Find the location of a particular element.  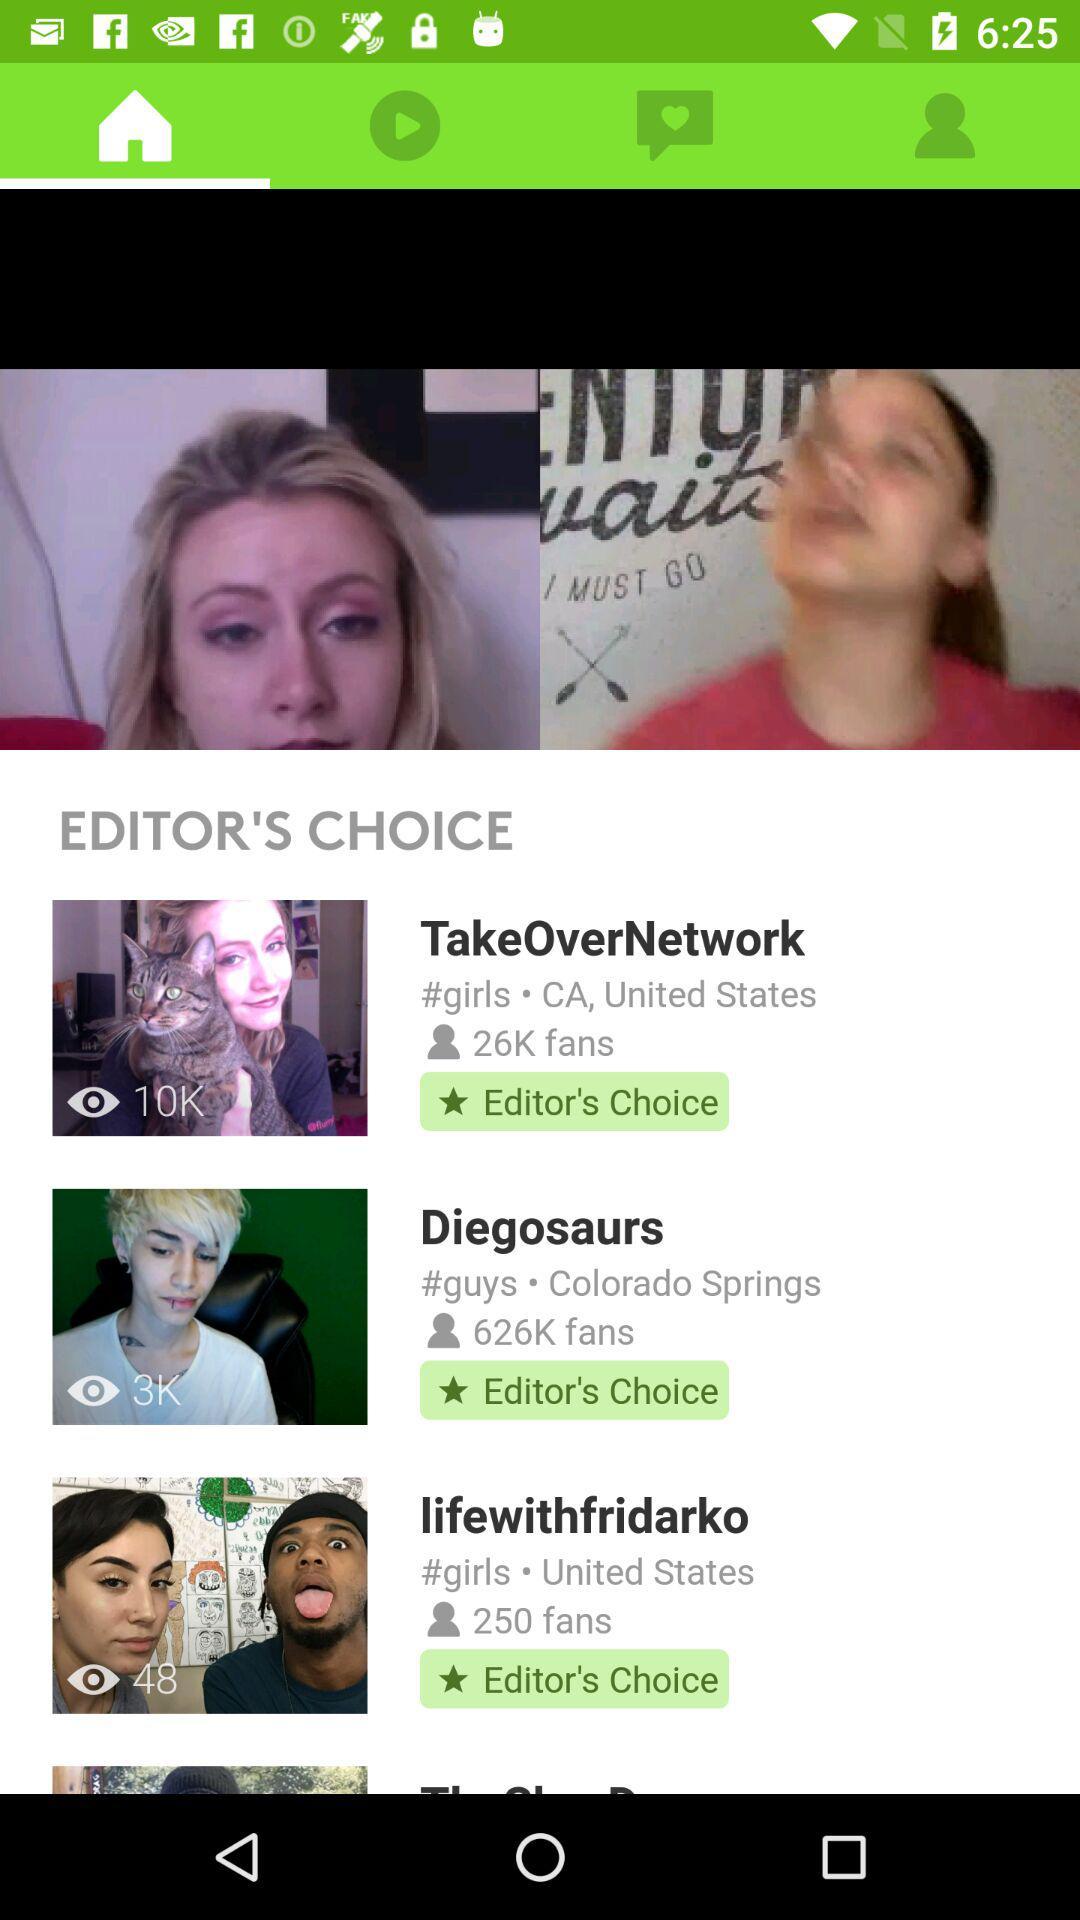

video is located at coordinates (540, 468).